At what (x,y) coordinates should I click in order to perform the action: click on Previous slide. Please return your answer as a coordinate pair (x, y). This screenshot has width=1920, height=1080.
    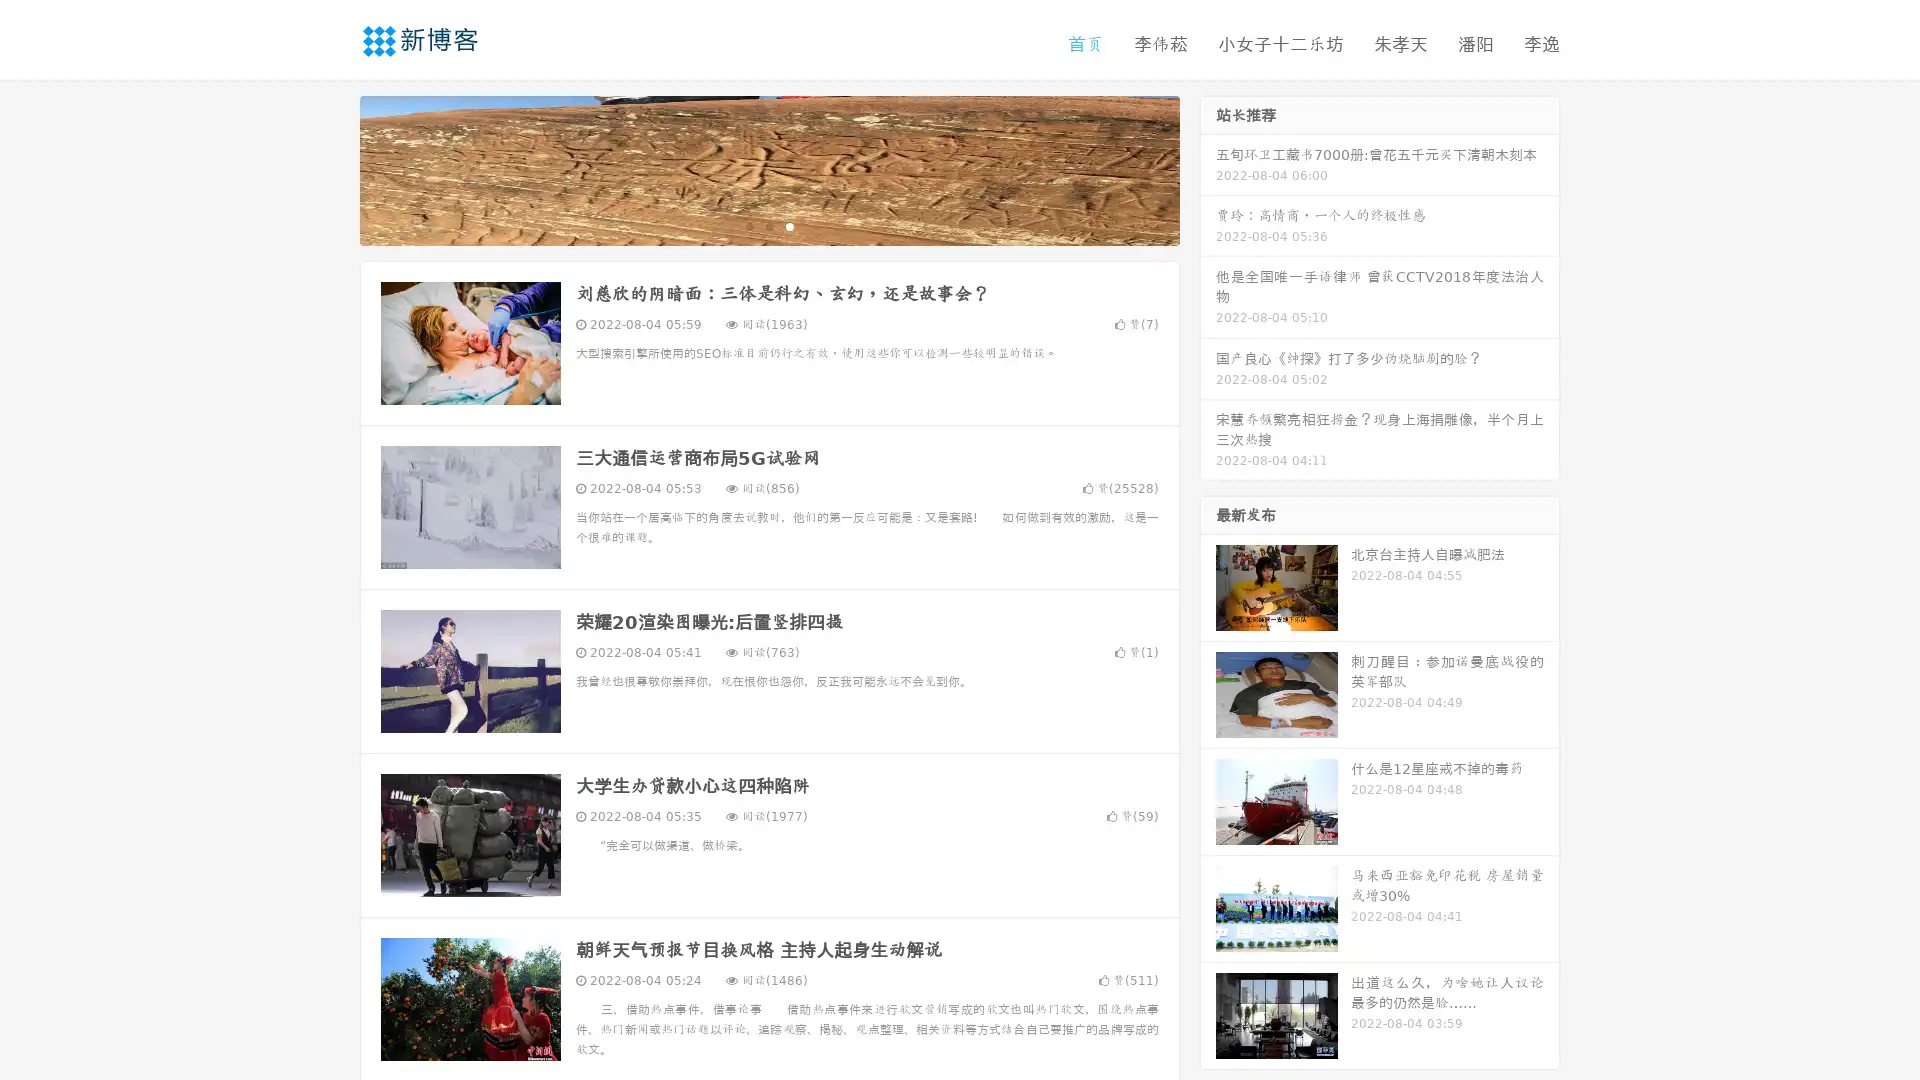
    Looking at the image, I should click on (330, 168).